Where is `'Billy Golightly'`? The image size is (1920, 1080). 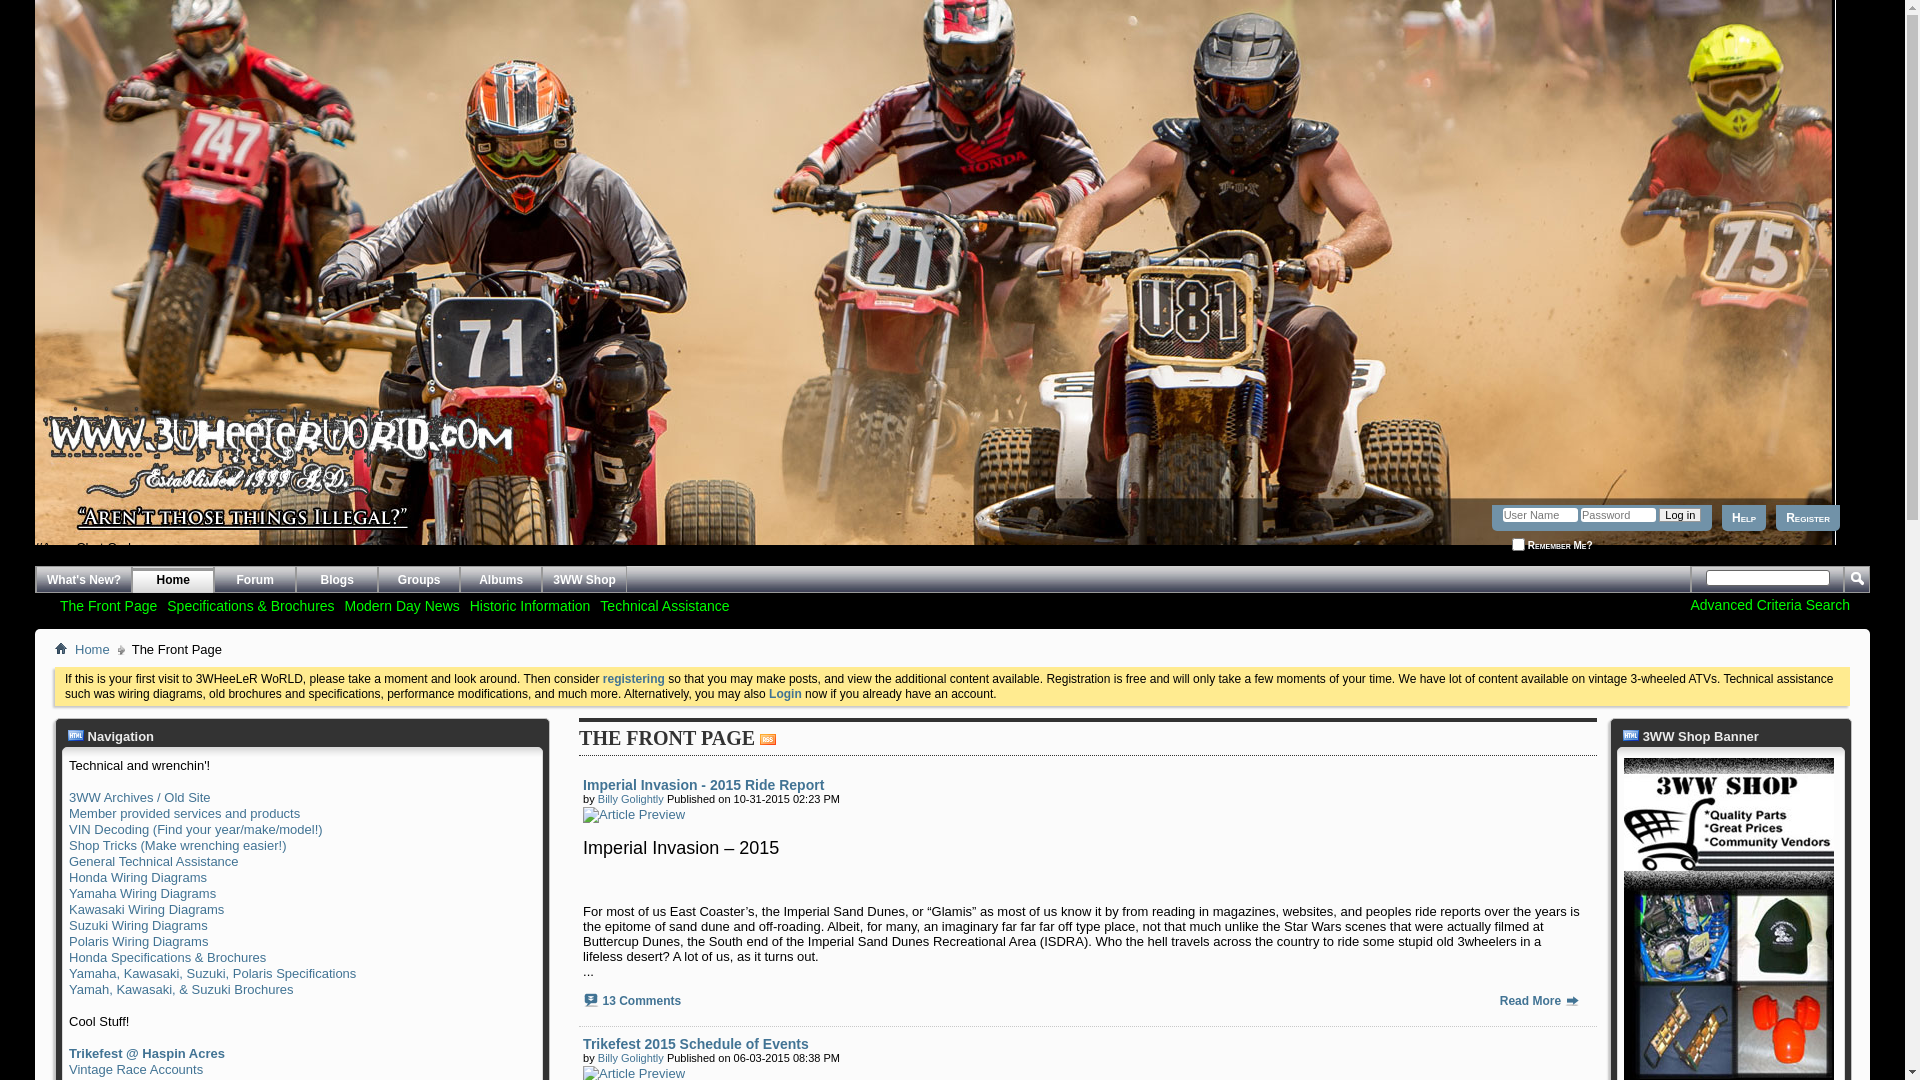 'Billy Golightly' is located at coordinates (629, 1056).